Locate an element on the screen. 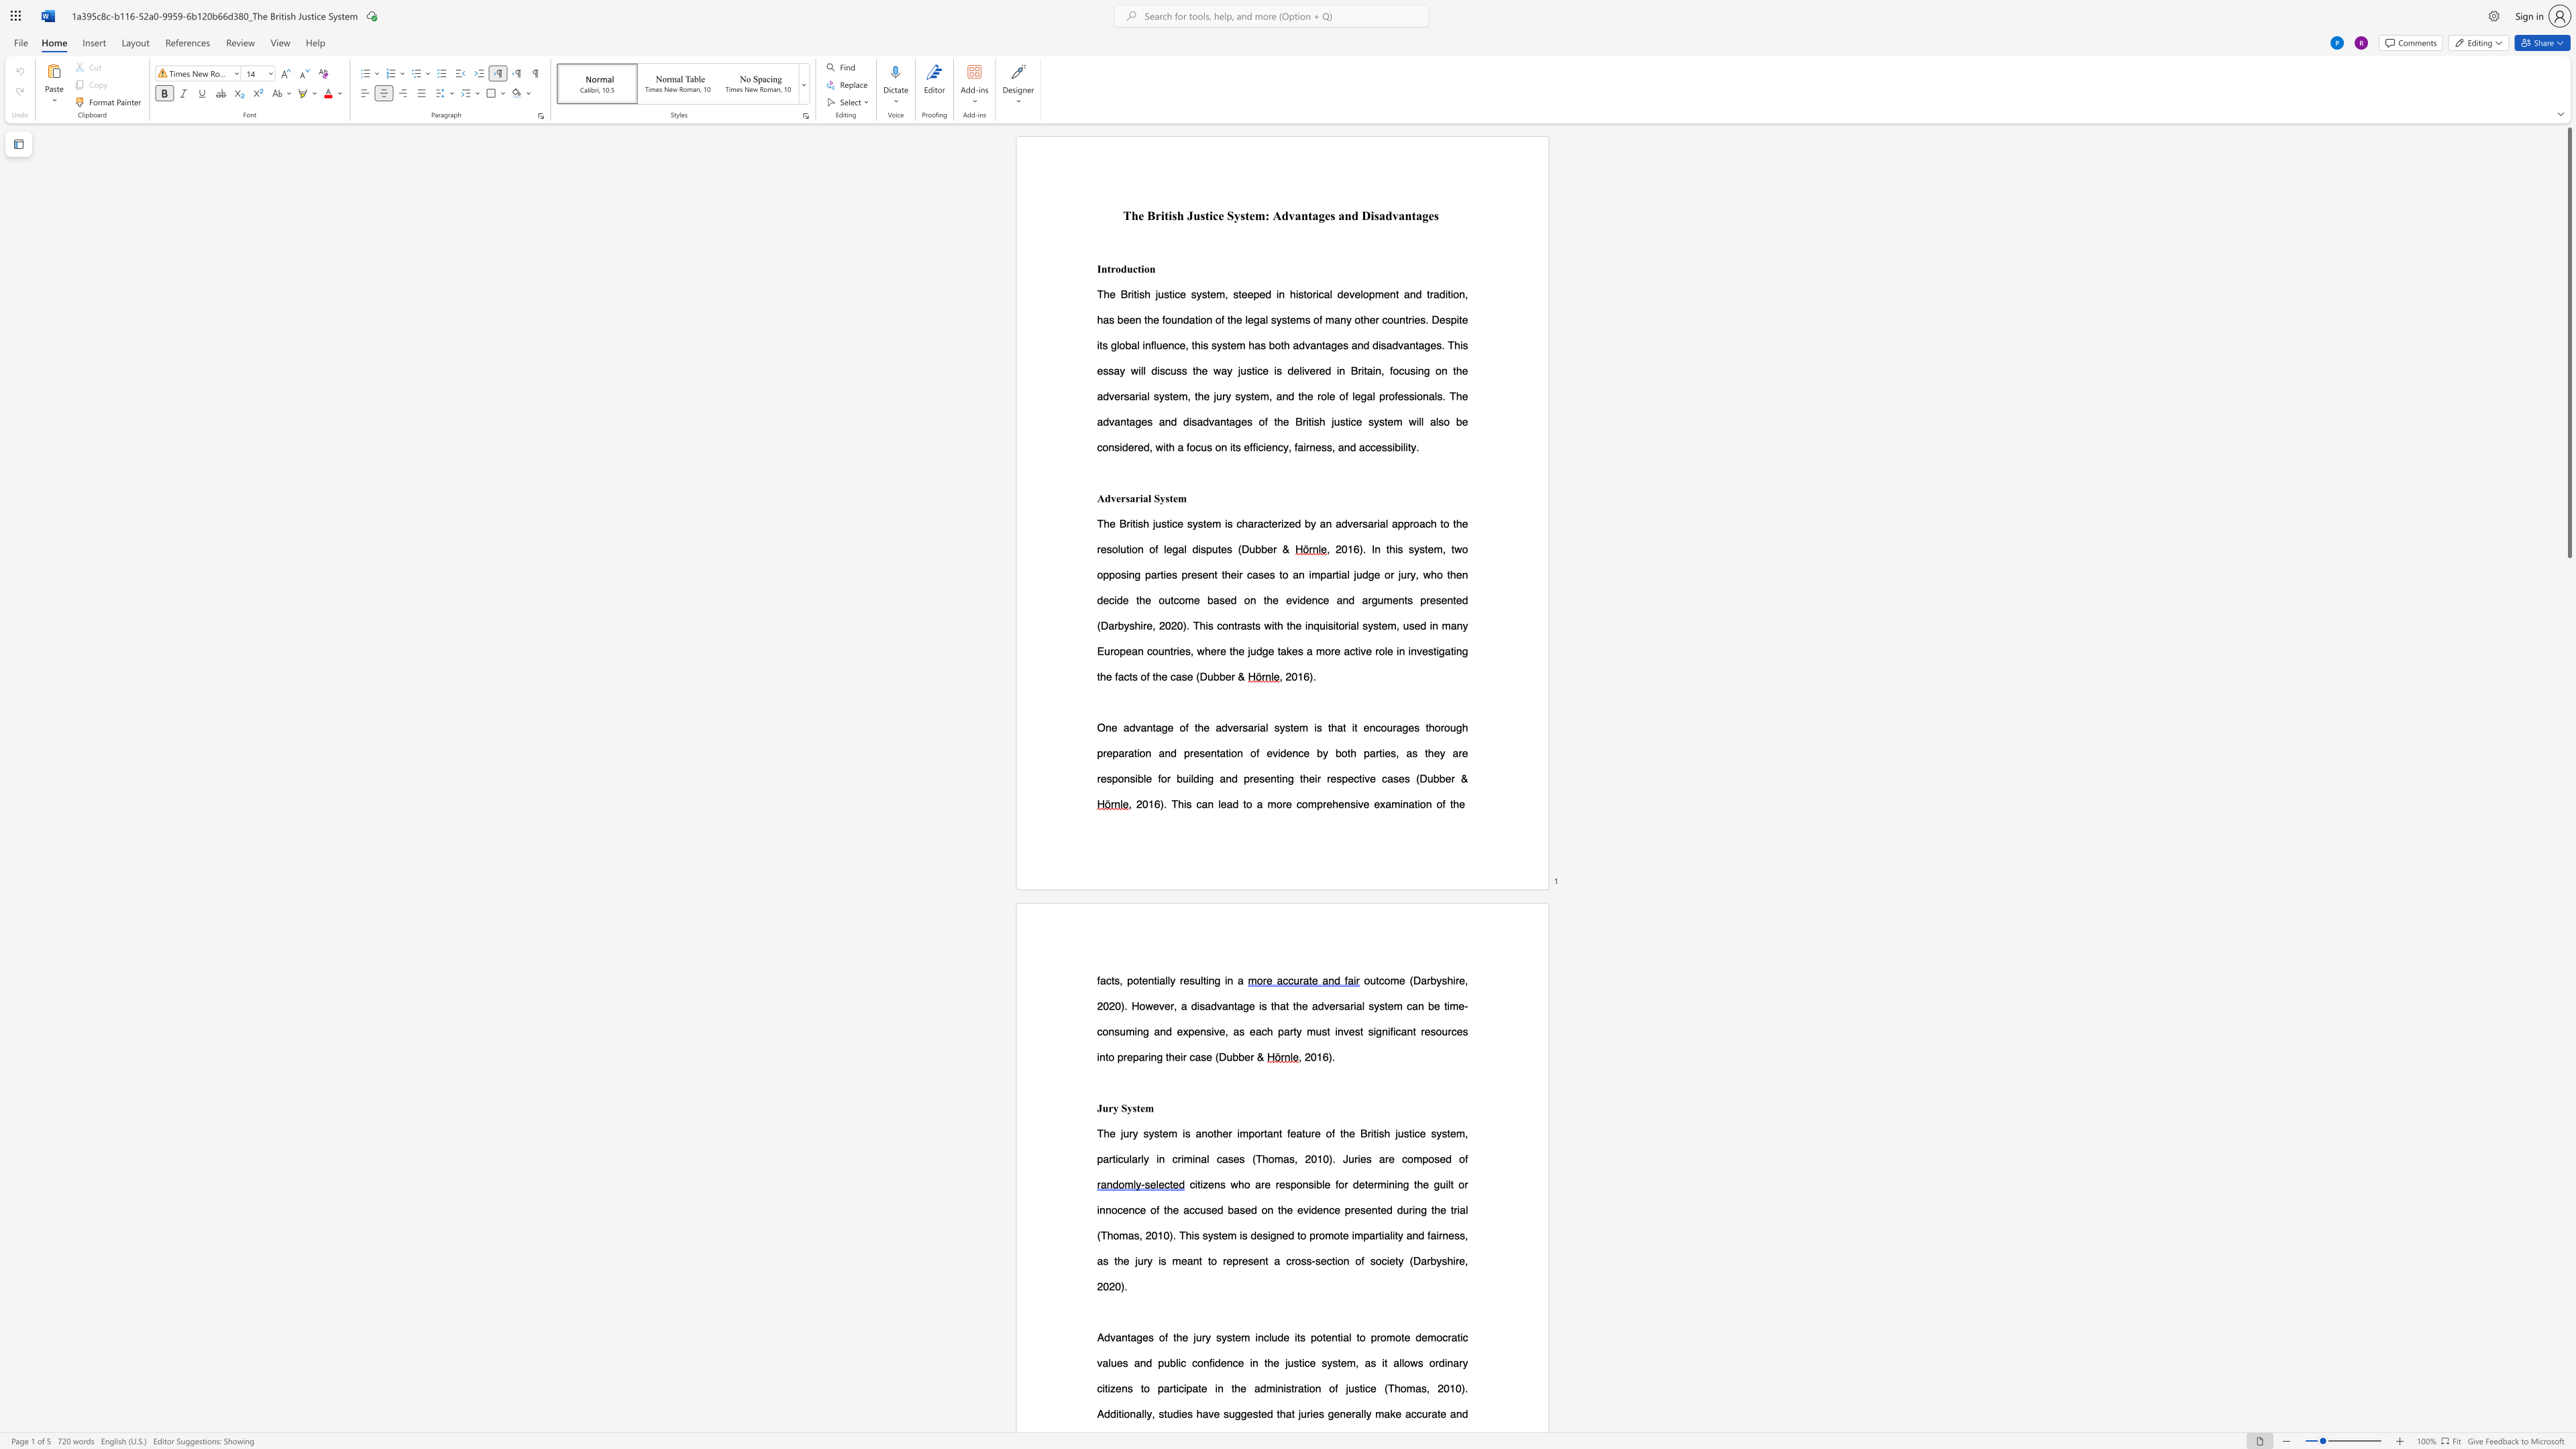 The height and width of the screenshot is (1449, 2576). the subset text "it allows ordinary citizens" within the text "Advantages of the jury system include its potential to promote democratic values and public confidence in the justice system, as it allows ordinary citizens to" is located at coordinates (1381, 1362).